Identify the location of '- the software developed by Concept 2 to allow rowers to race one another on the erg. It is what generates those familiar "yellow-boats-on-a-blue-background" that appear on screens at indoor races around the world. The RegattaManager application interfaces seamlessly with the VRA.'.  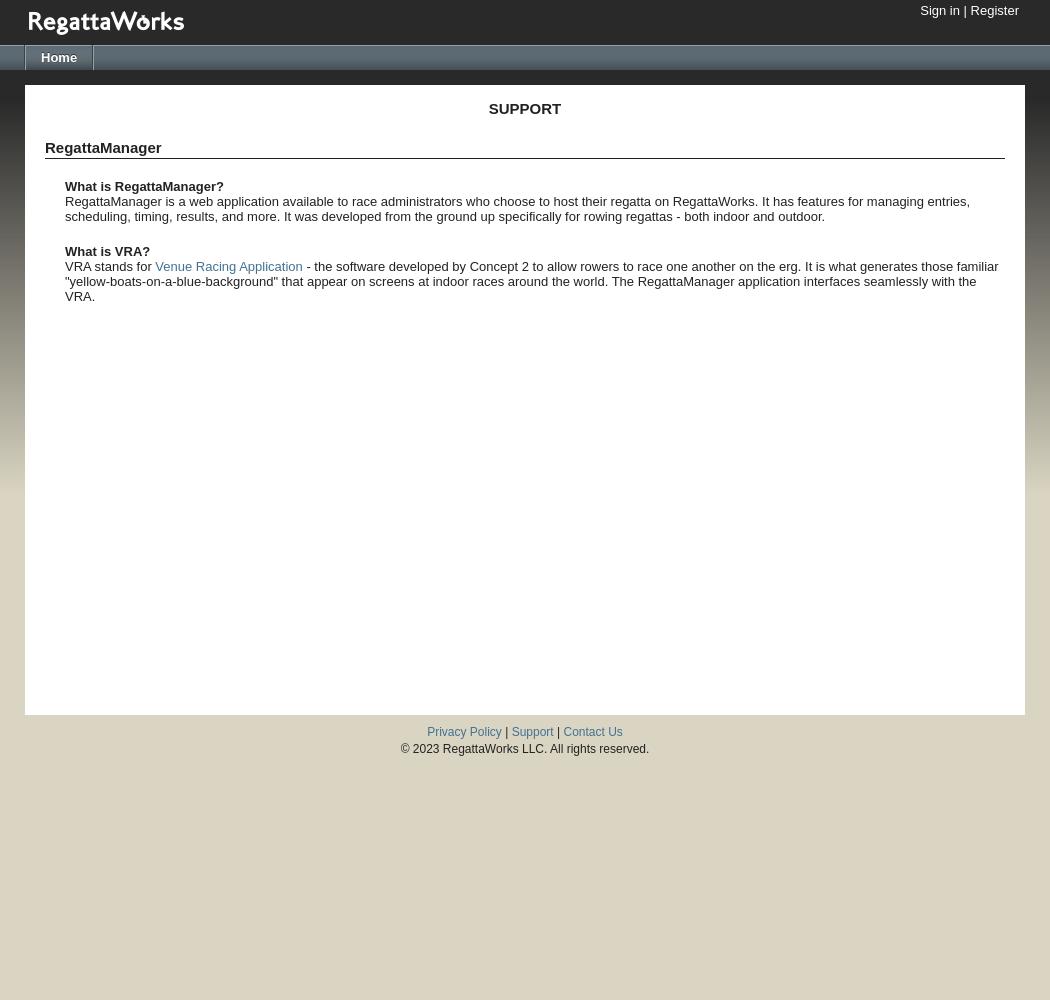
(63, 281).